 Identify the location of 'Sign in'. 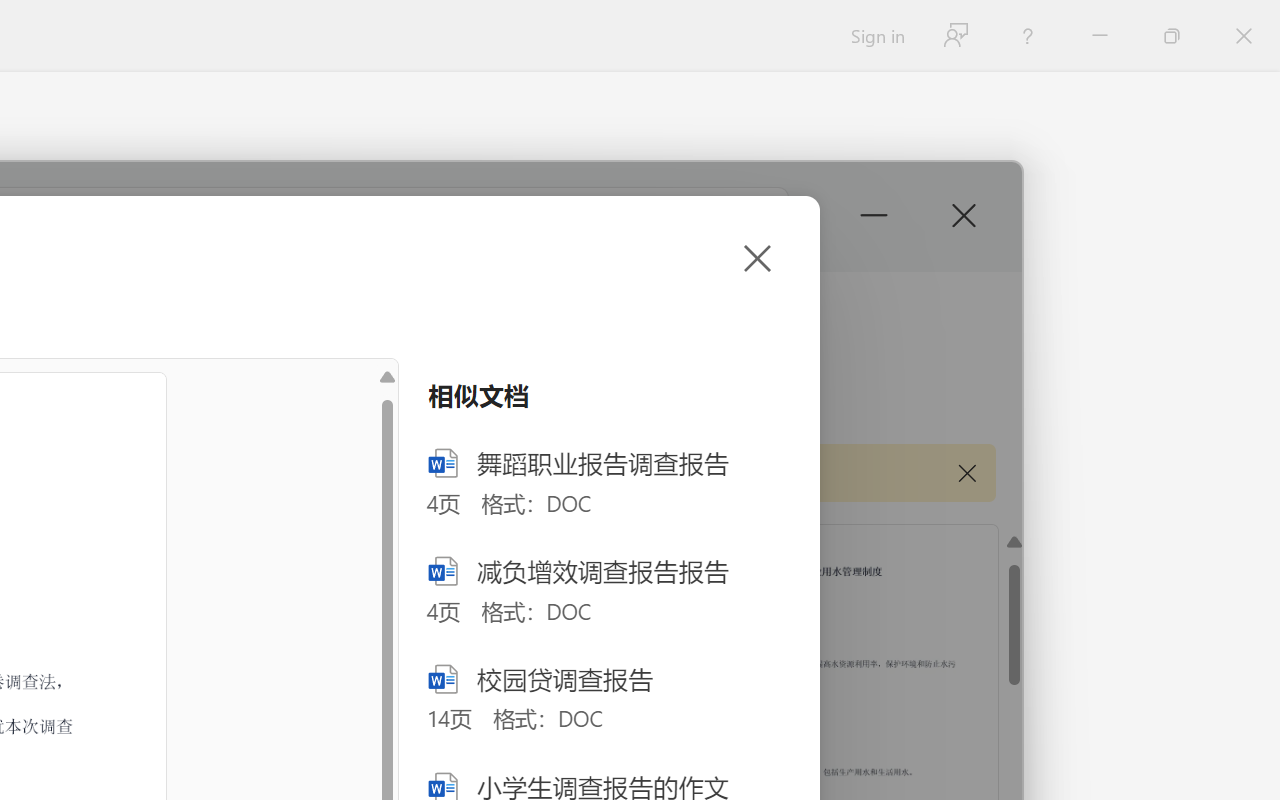
(876, 34).